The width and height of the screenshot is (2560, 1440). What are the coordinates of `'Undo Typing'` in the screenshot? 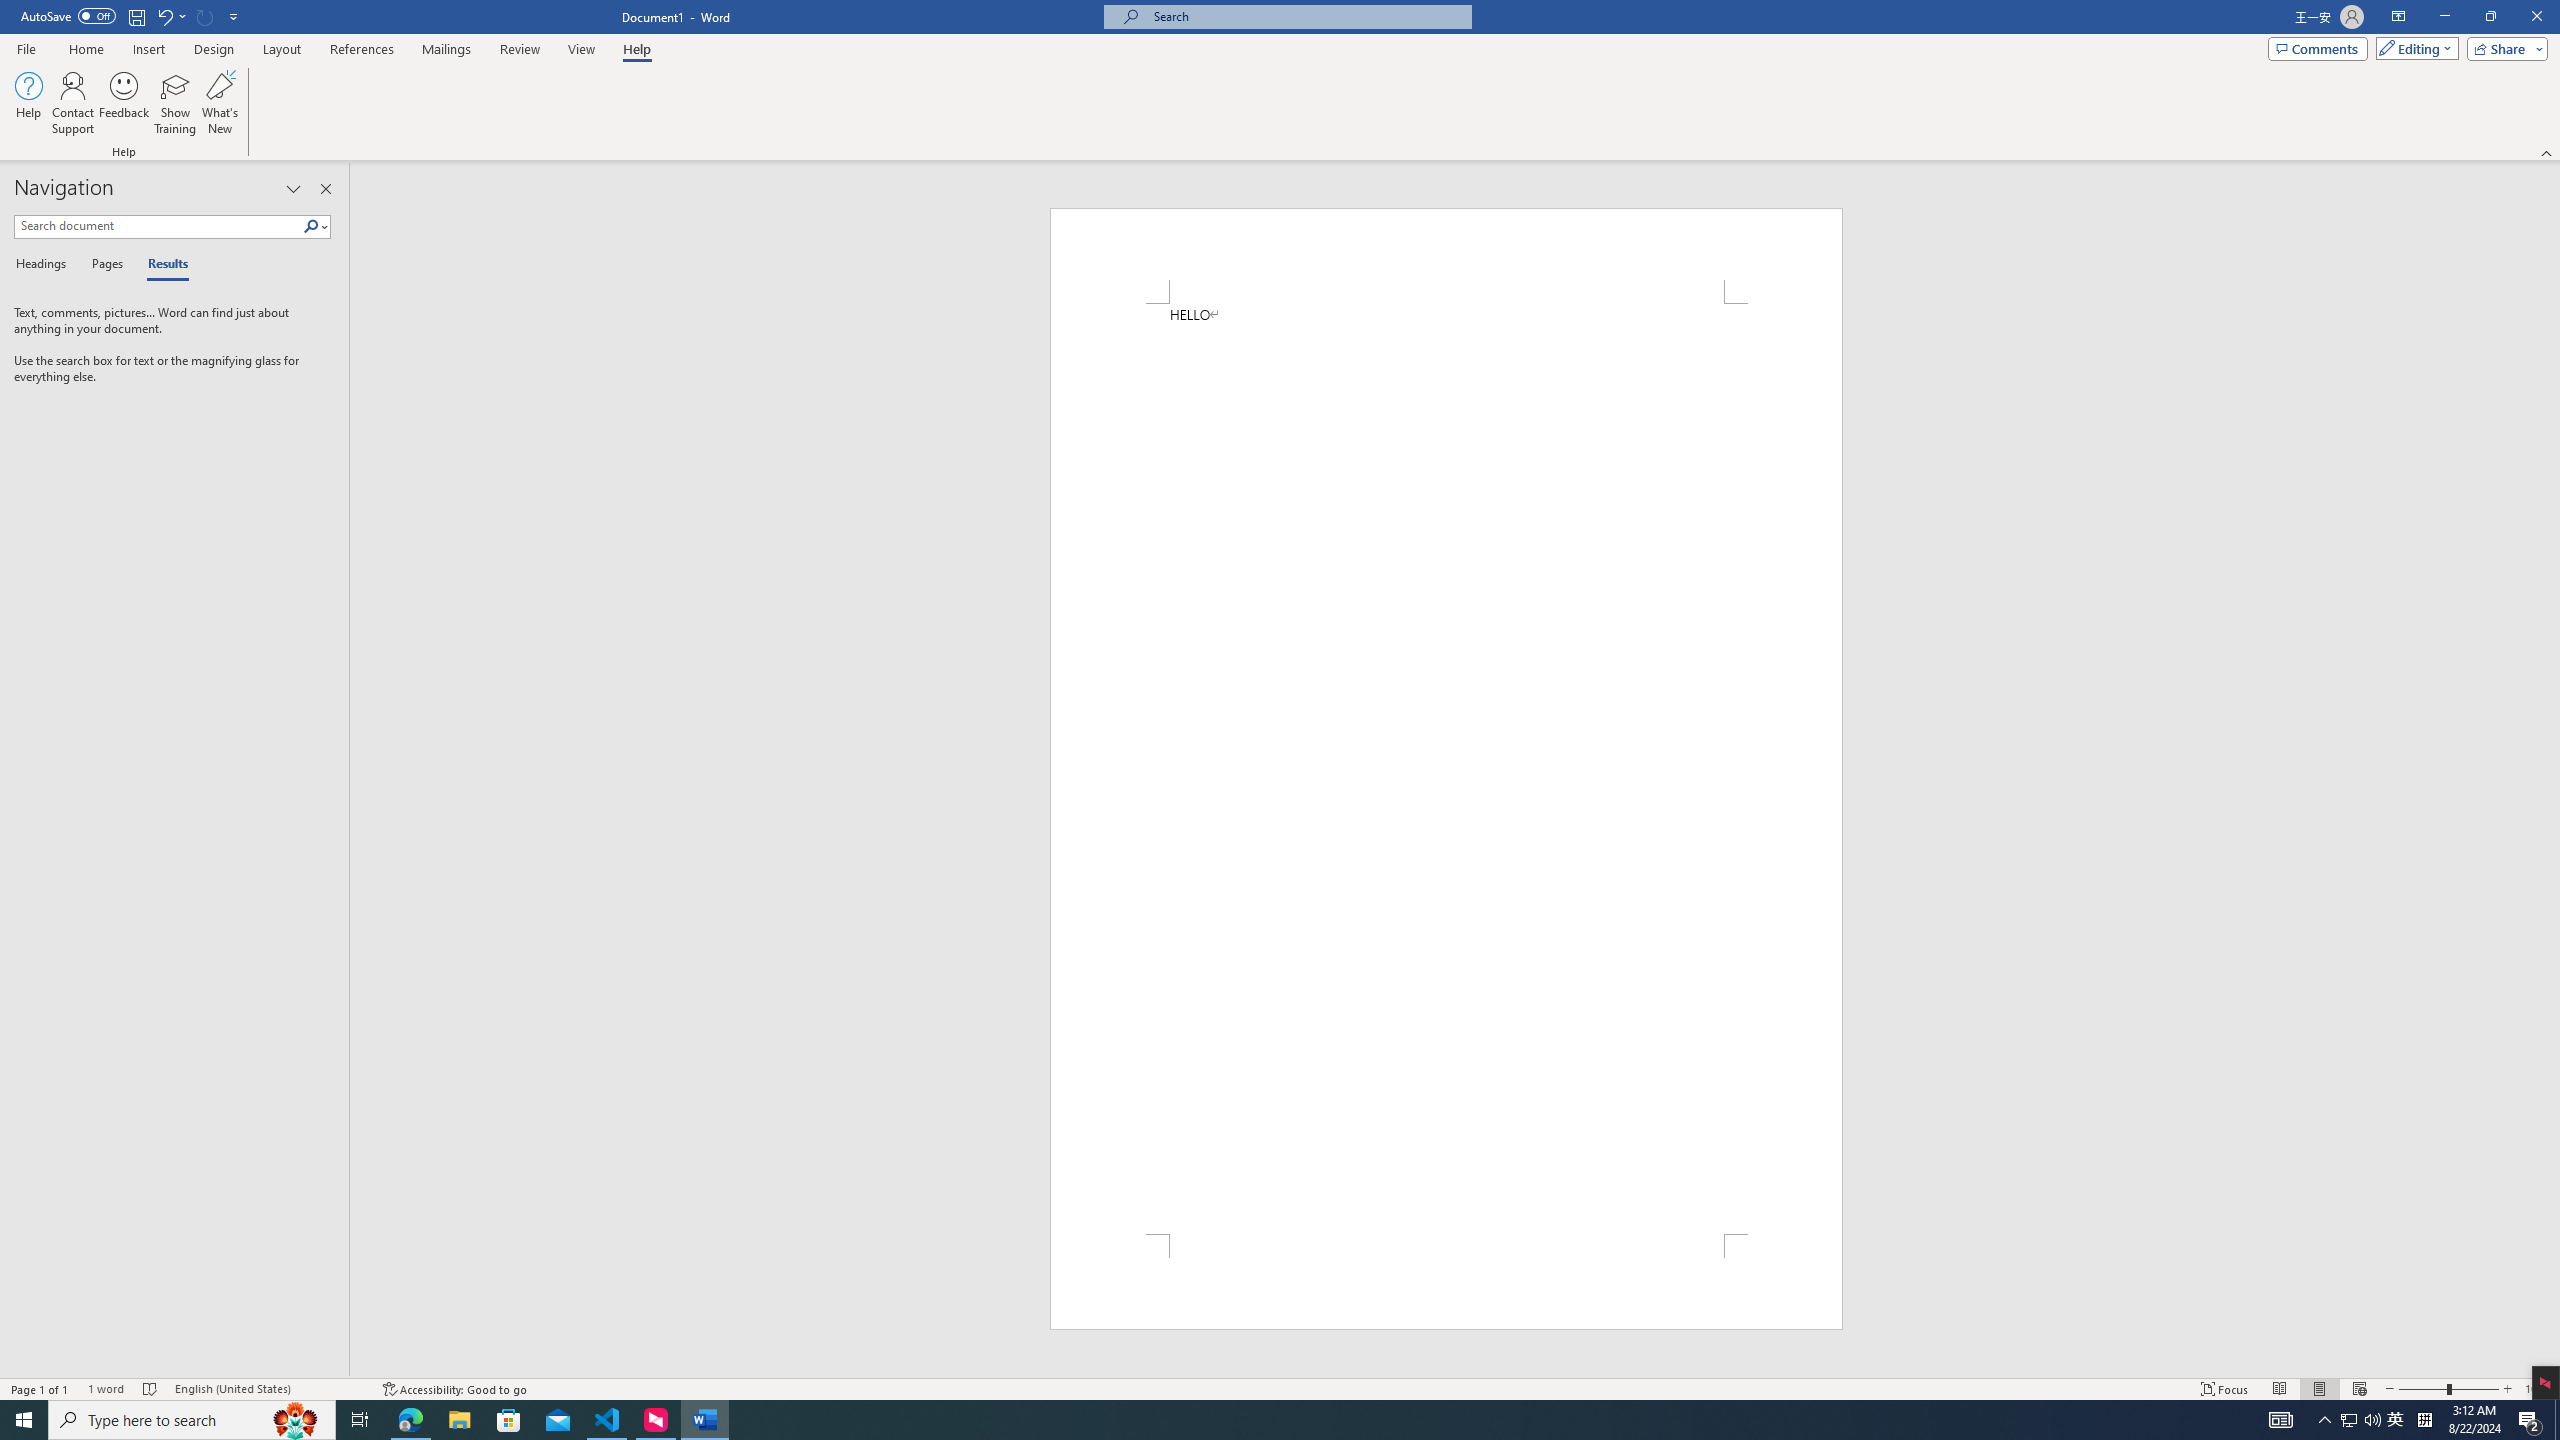 It's located at (170, 15).